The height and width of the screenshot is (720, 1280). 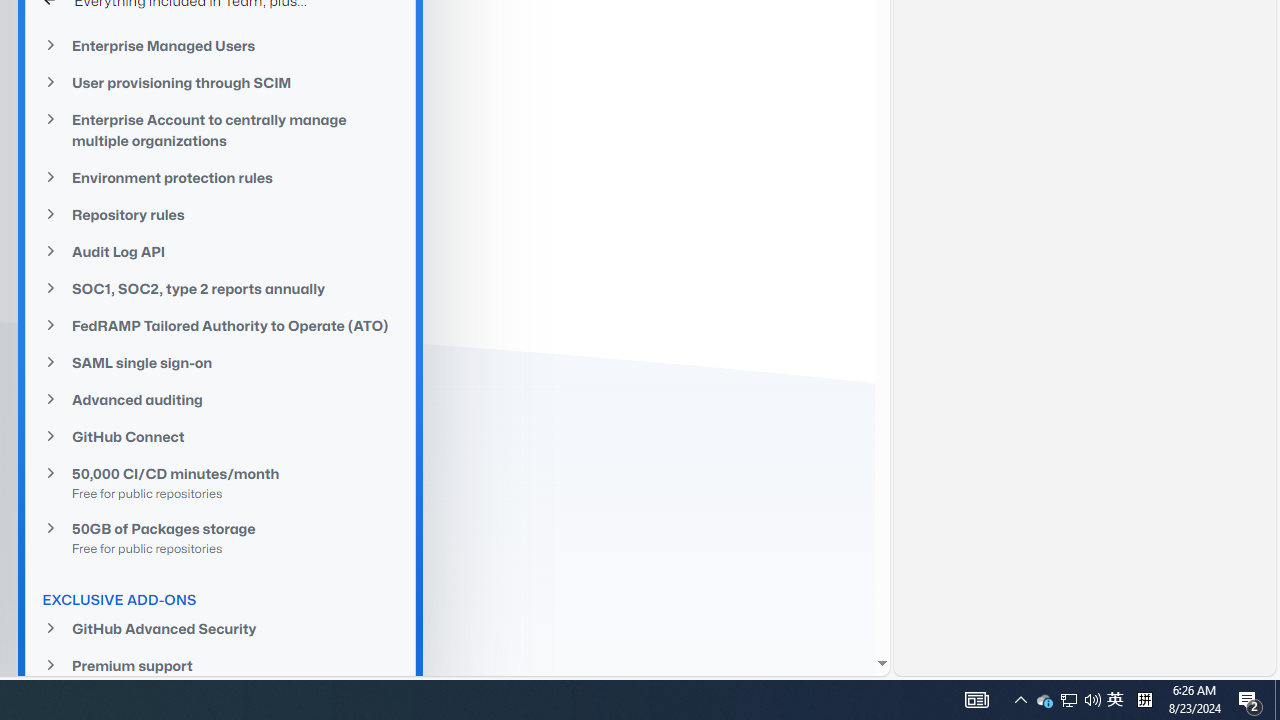 I want to click on 'Advanced auditing', so click(x=220, y=399).